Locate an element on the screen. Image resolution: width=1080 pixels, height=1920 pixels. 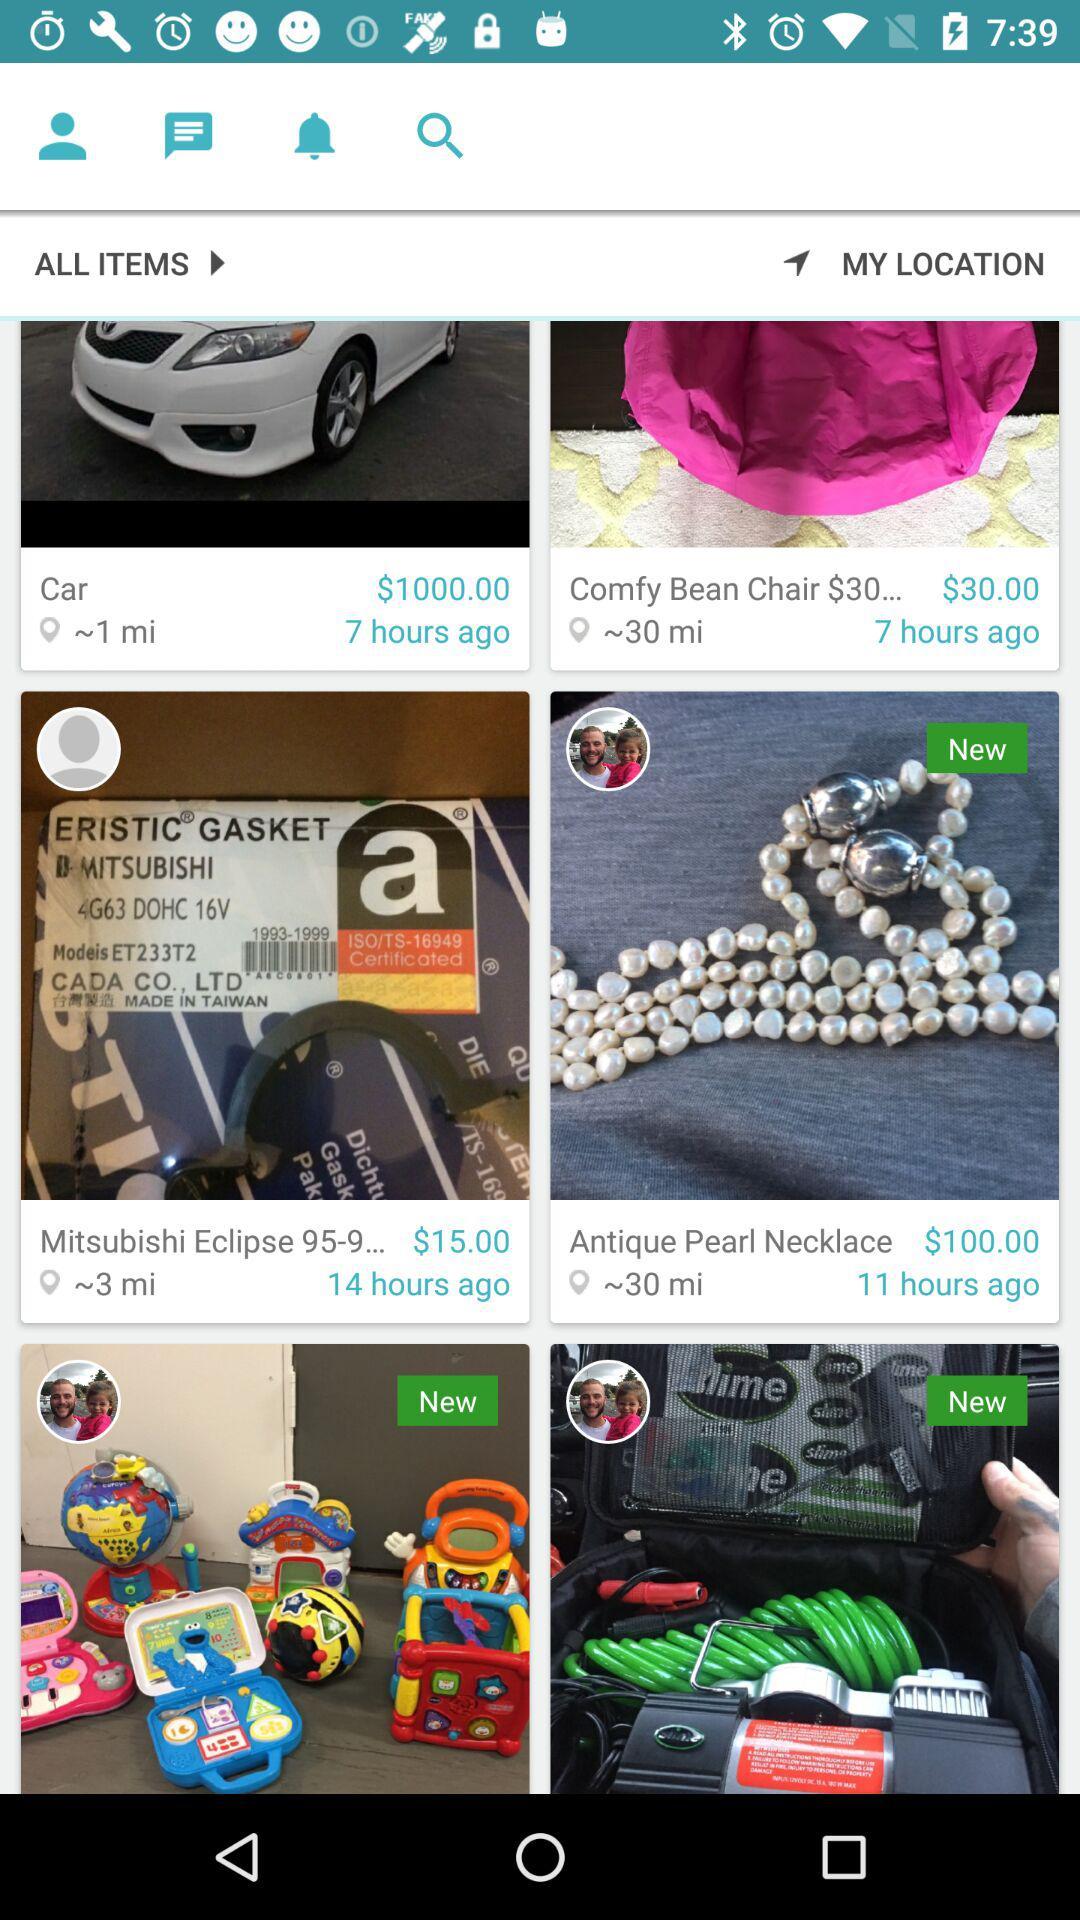
poster 's personal page is located at coordinates (607, 748).